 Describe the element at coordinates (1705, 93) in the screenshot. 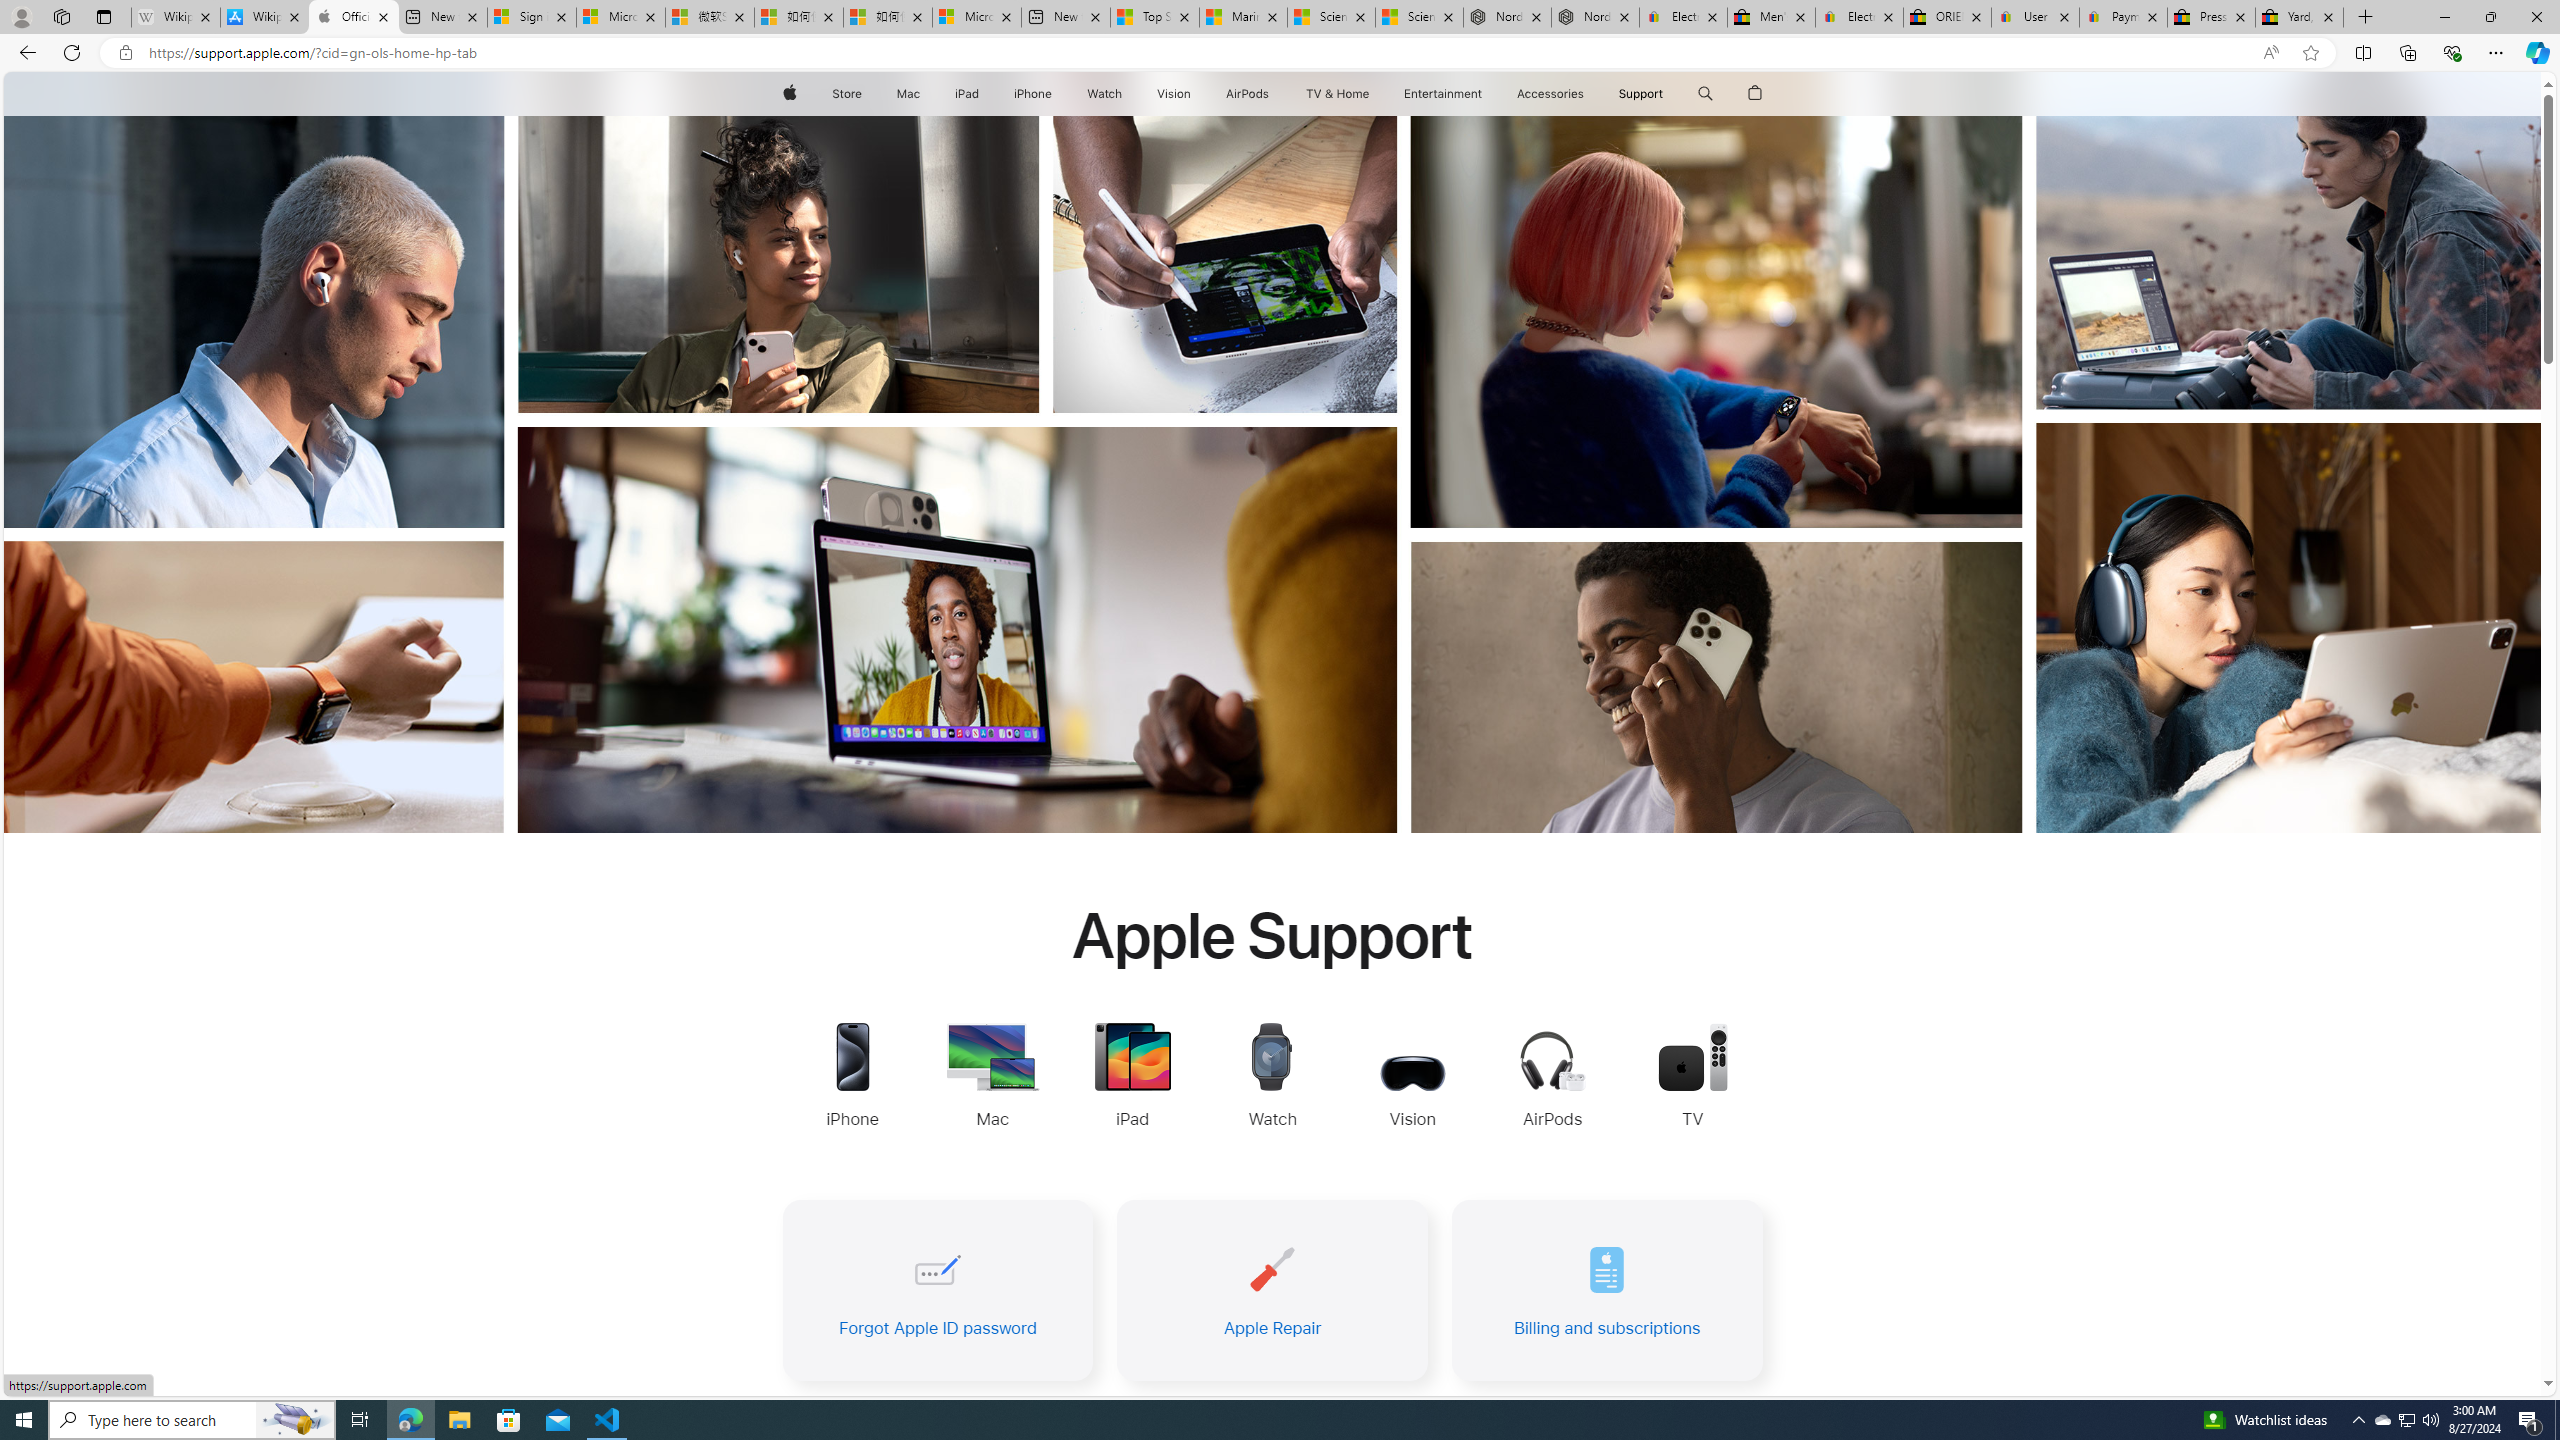

I see `'Search Support'` at that location.